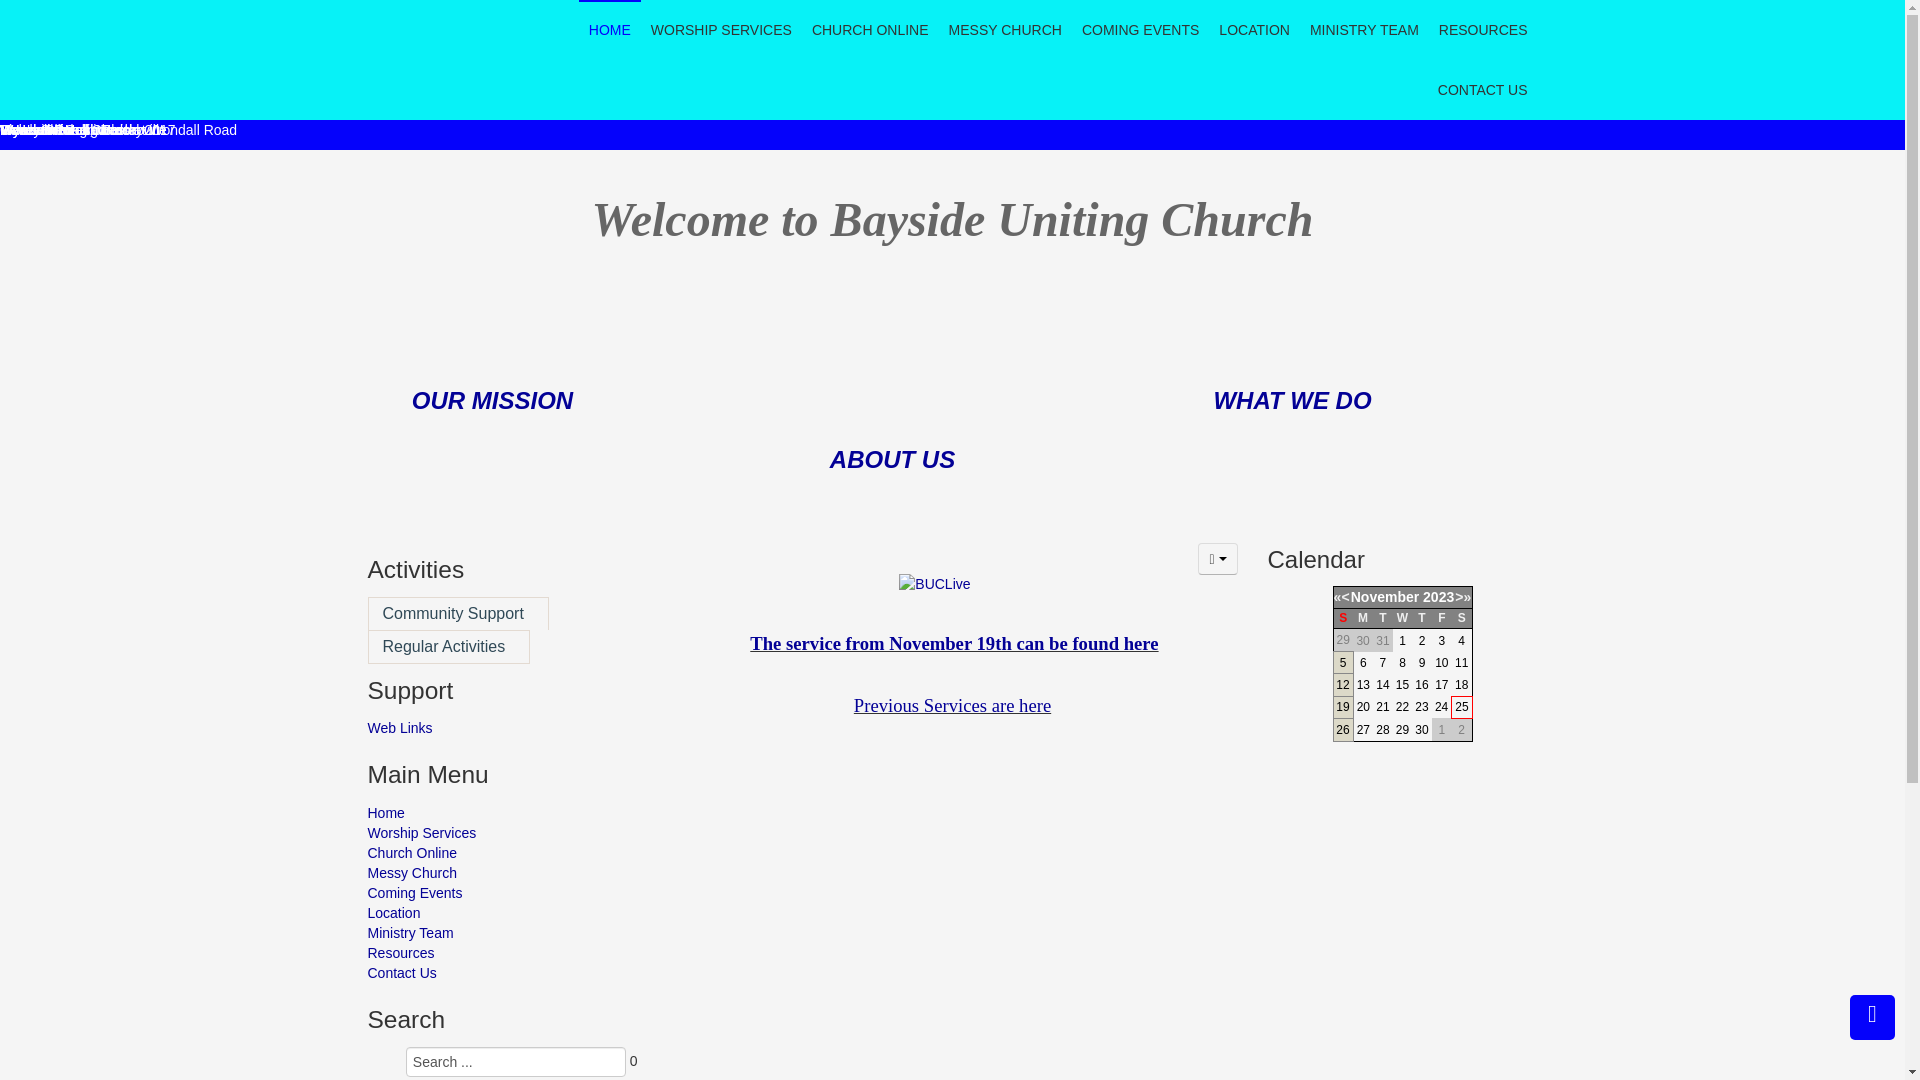  Describe the element at coordinates (503, 892) in the screenshot. I see `'Coming Events'` at that location.